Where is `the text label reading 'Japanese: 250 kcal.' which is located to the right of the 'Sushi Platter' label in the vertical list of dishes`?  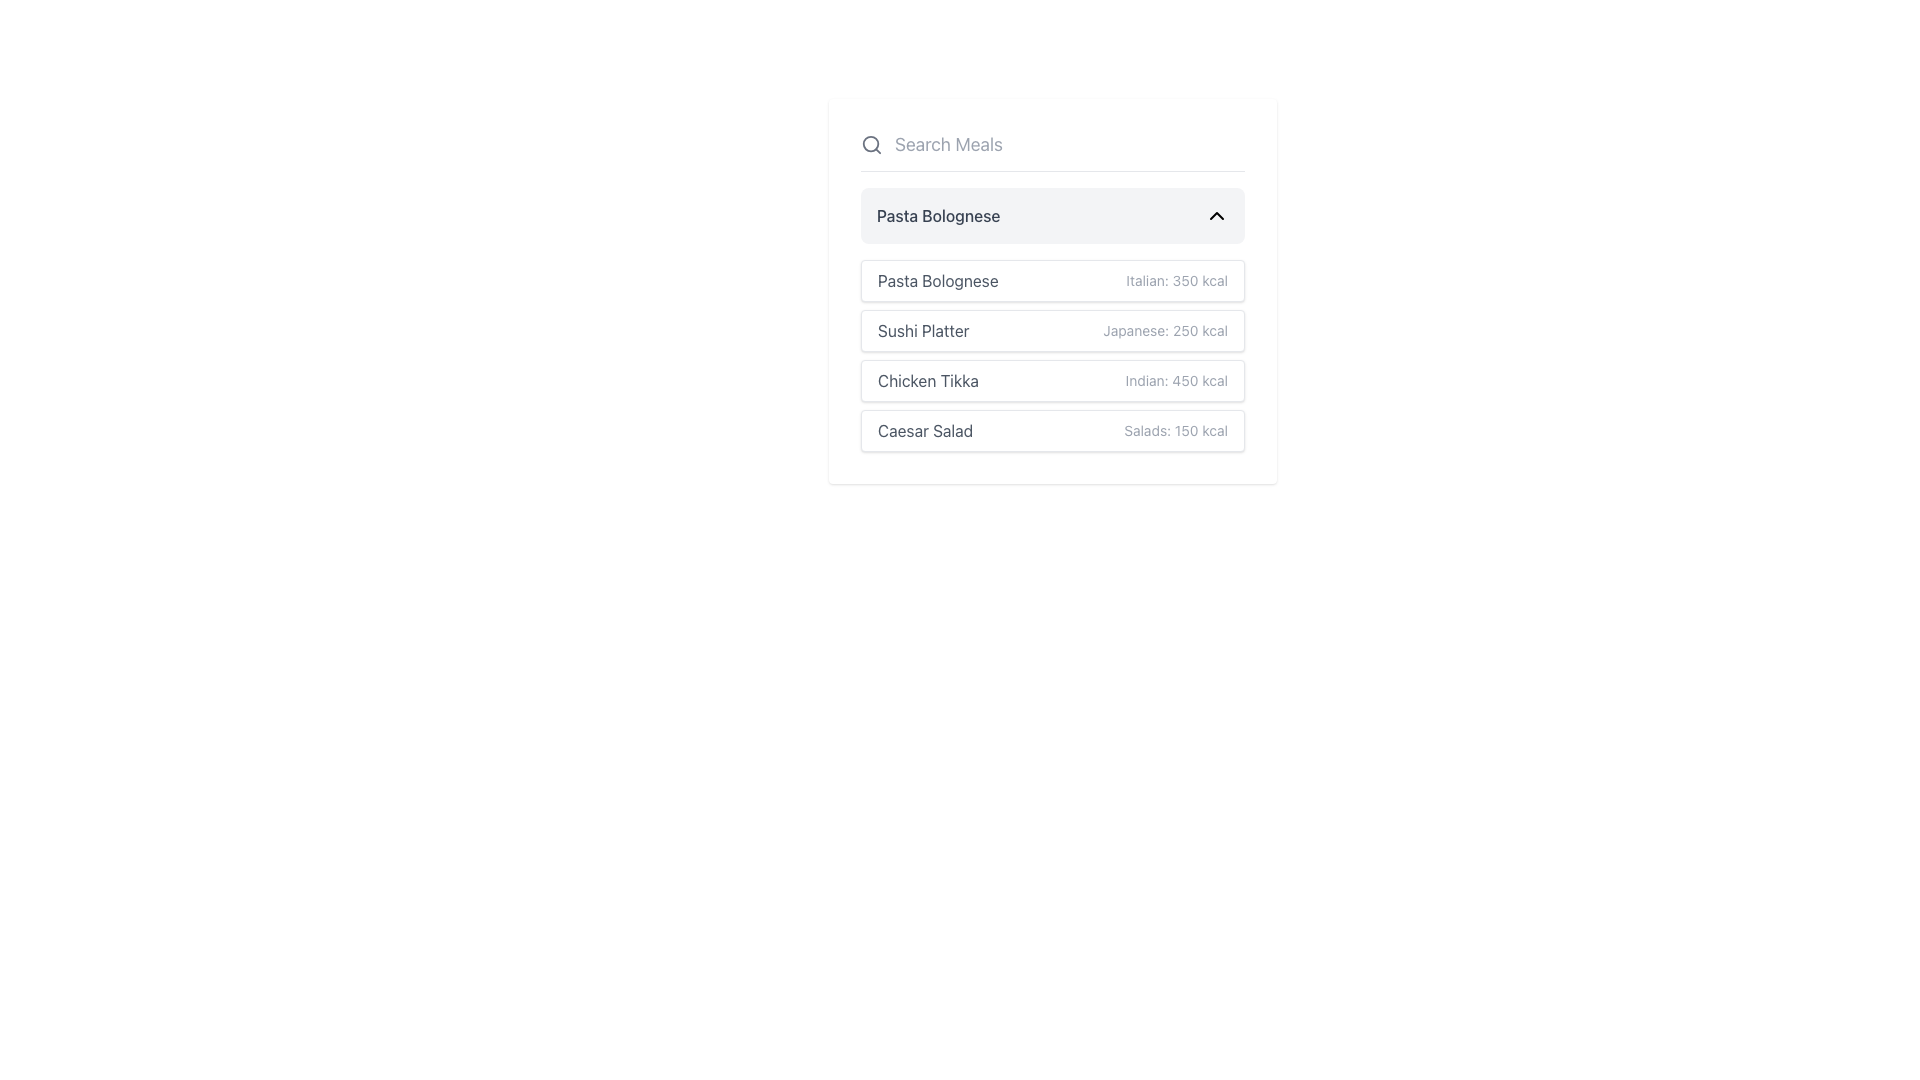 the text label reading 'Japanese: 250 kcal.' which is located to the right of the 'Sushi Platter' label in the vertical list of dishes is located at coordinates (1165, 330).